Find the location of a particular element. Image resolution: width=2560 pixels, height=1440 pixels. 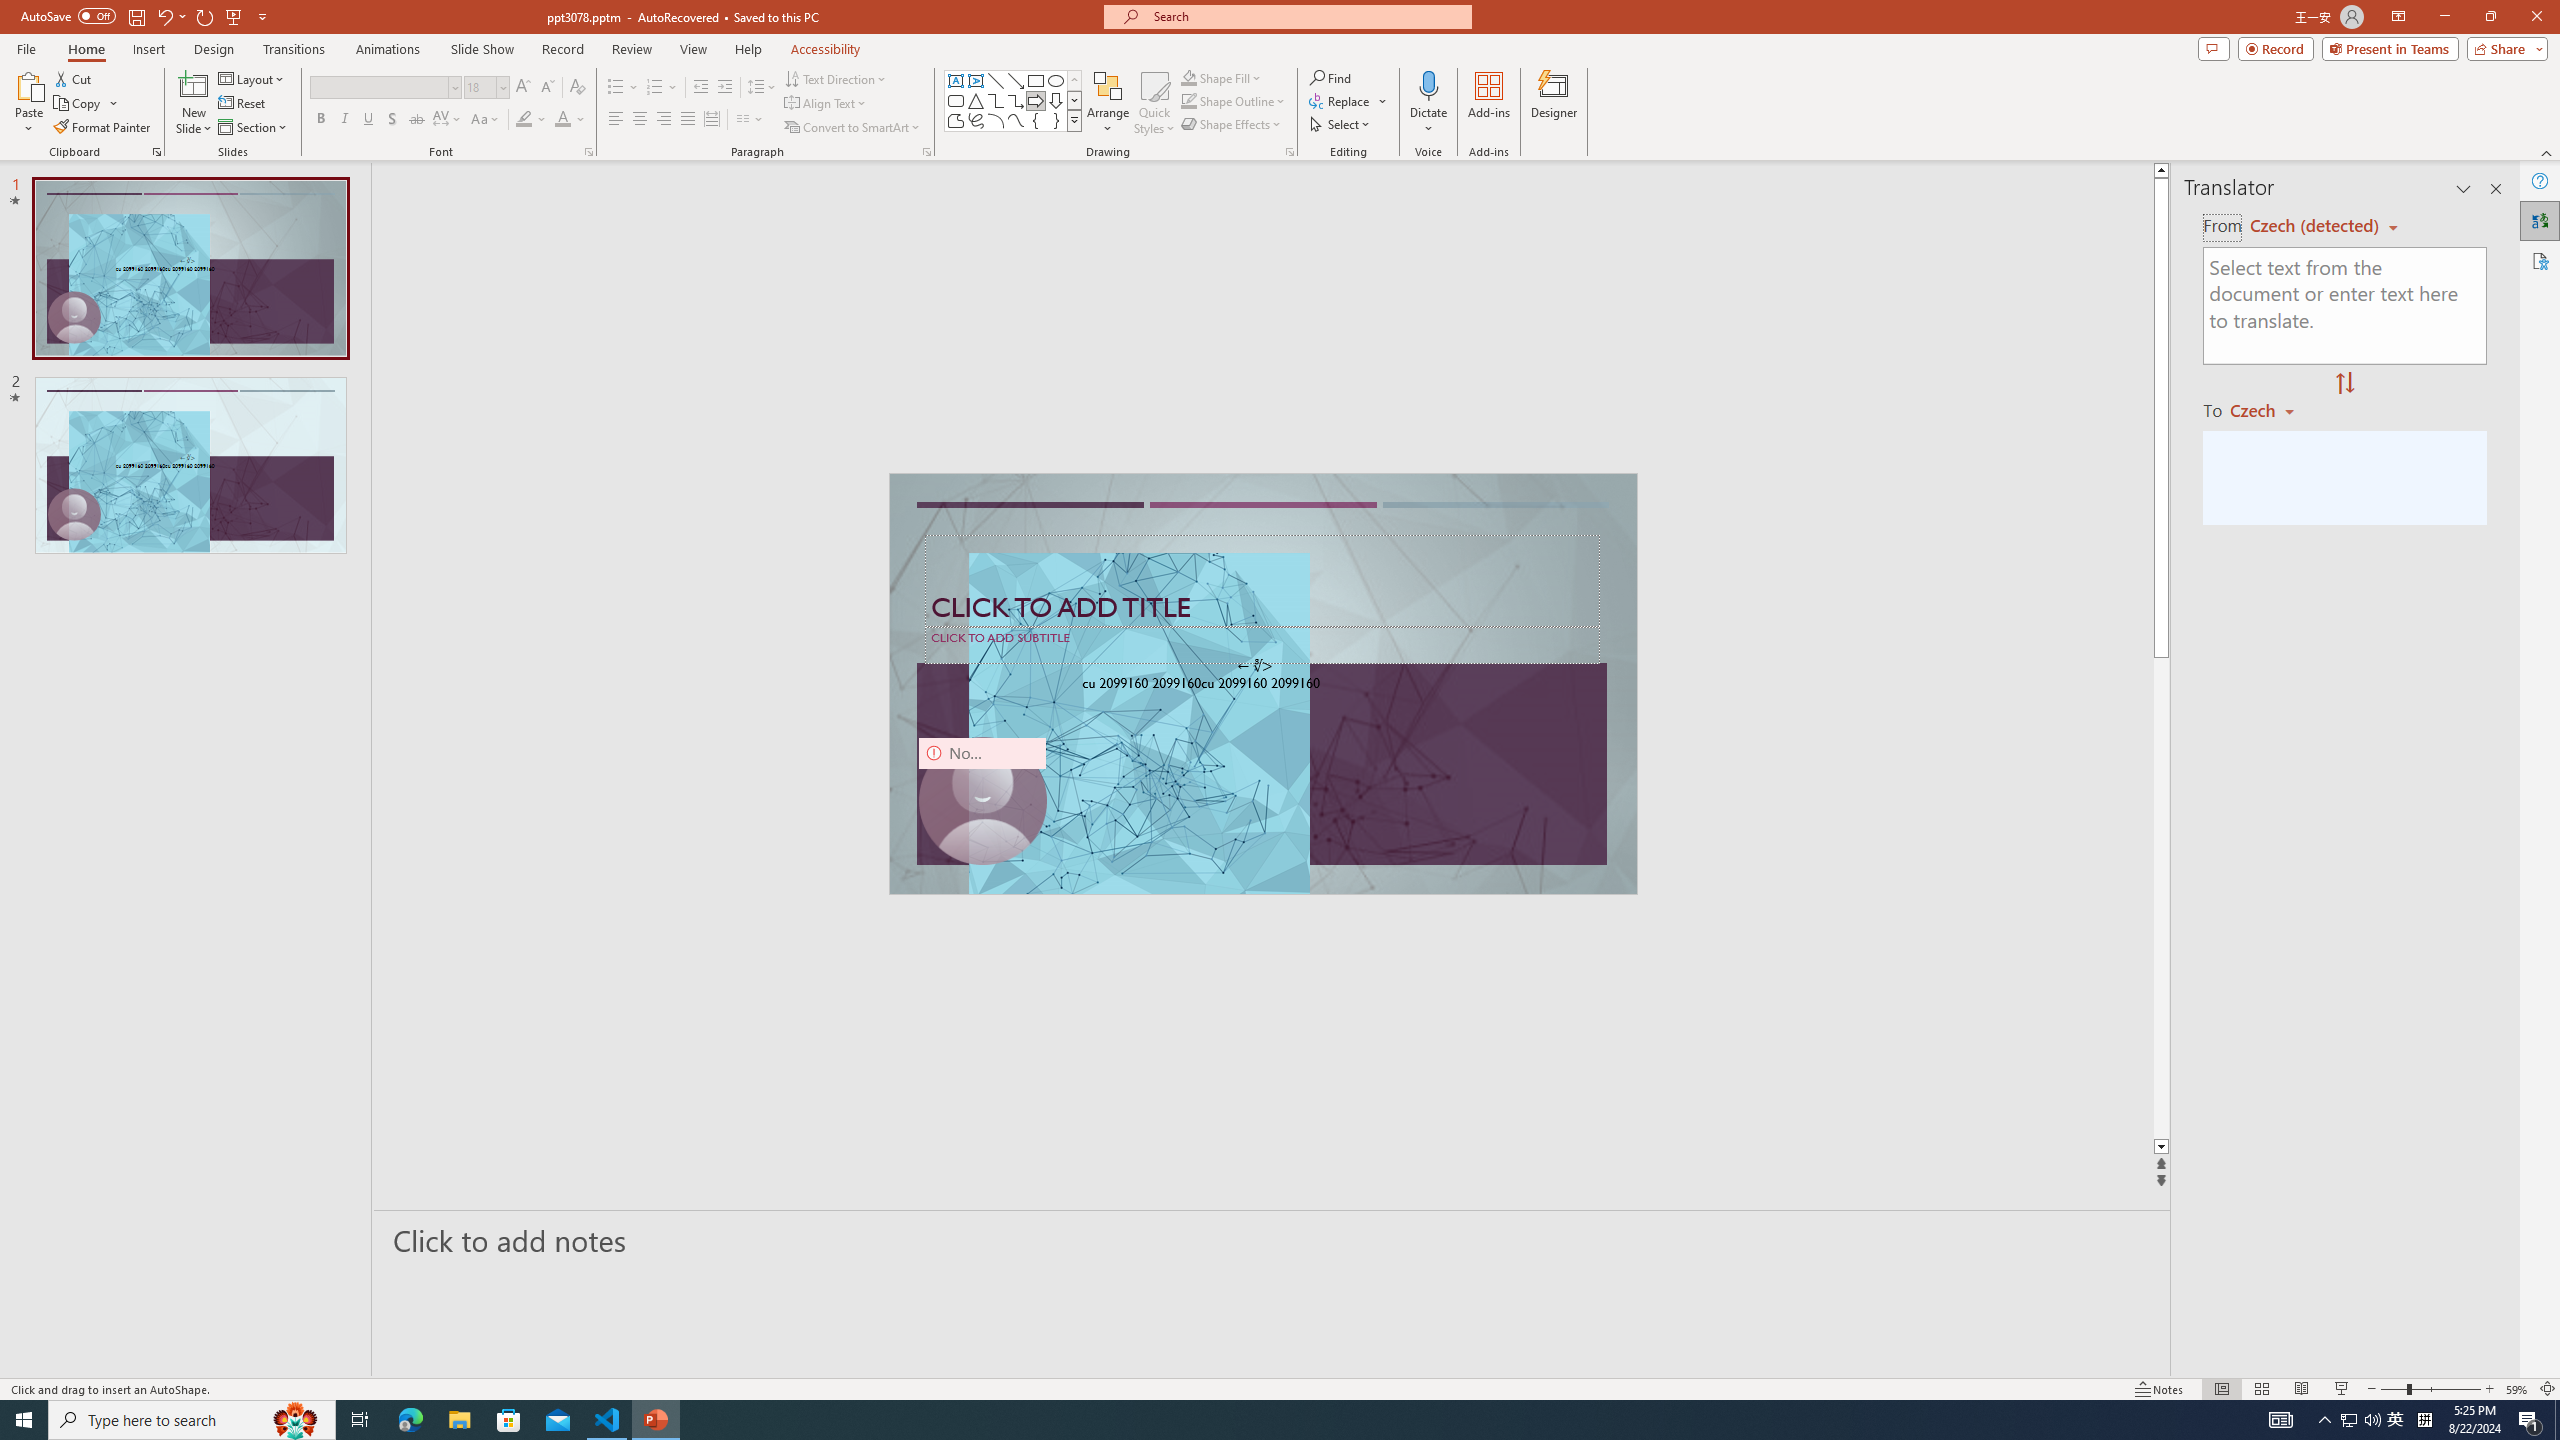

'Camera 9, No camera detected.' is located at coordinates (981, 800).